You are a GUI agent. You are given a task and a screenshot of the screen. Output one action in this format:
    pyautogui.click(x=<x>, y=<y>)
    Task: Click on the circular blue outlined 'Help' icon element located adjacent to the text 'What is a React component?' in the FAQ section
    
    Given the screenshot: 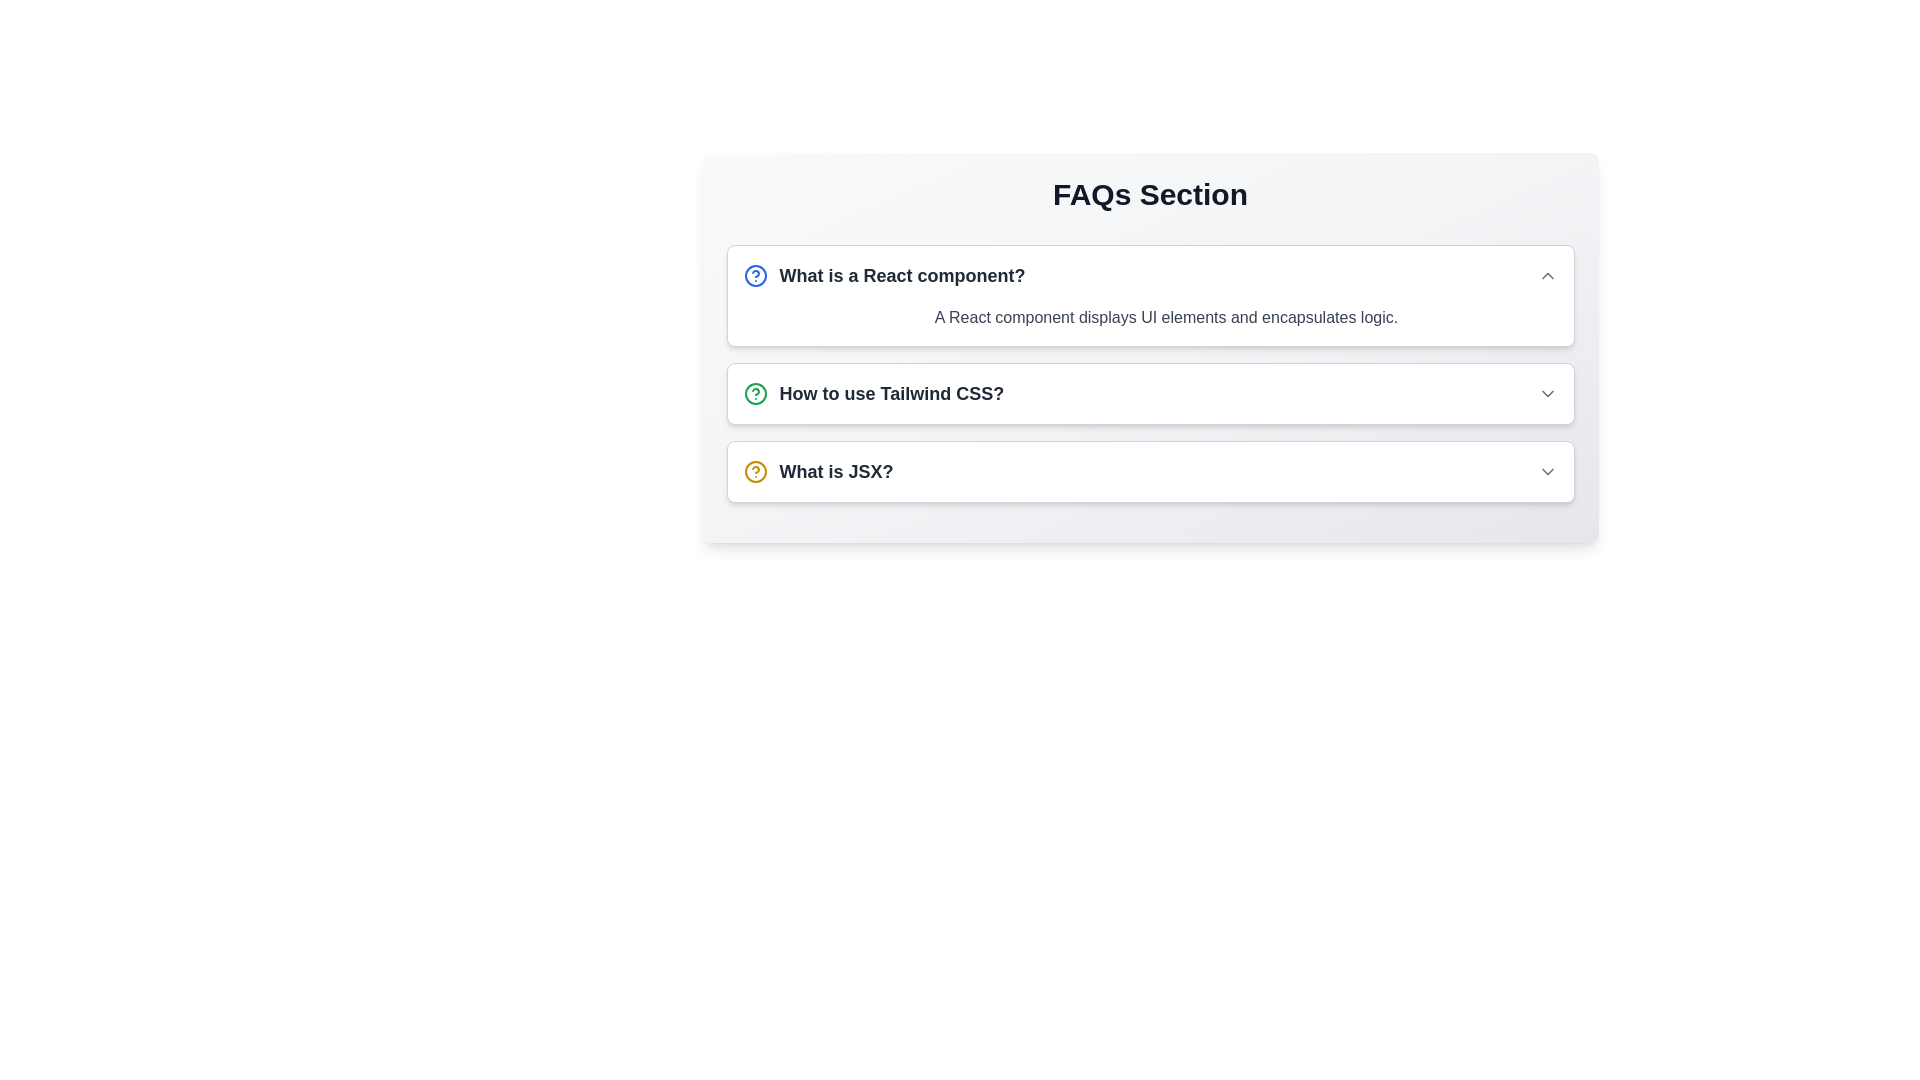 What is the action you would take?
    pyautogui.click(x=754, y=276)
    